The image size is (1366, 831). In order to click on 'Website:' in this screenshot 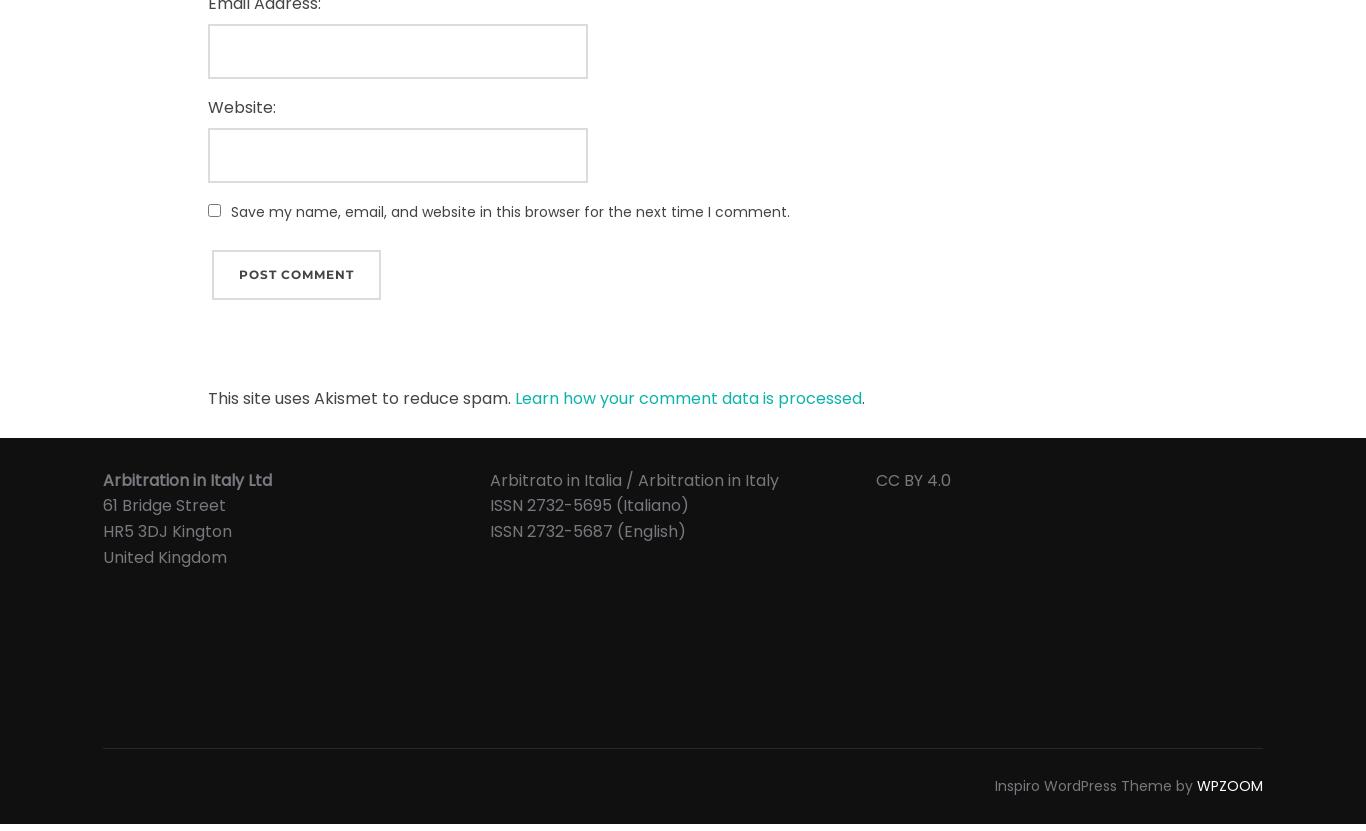, I will do `click(207, 107)`.